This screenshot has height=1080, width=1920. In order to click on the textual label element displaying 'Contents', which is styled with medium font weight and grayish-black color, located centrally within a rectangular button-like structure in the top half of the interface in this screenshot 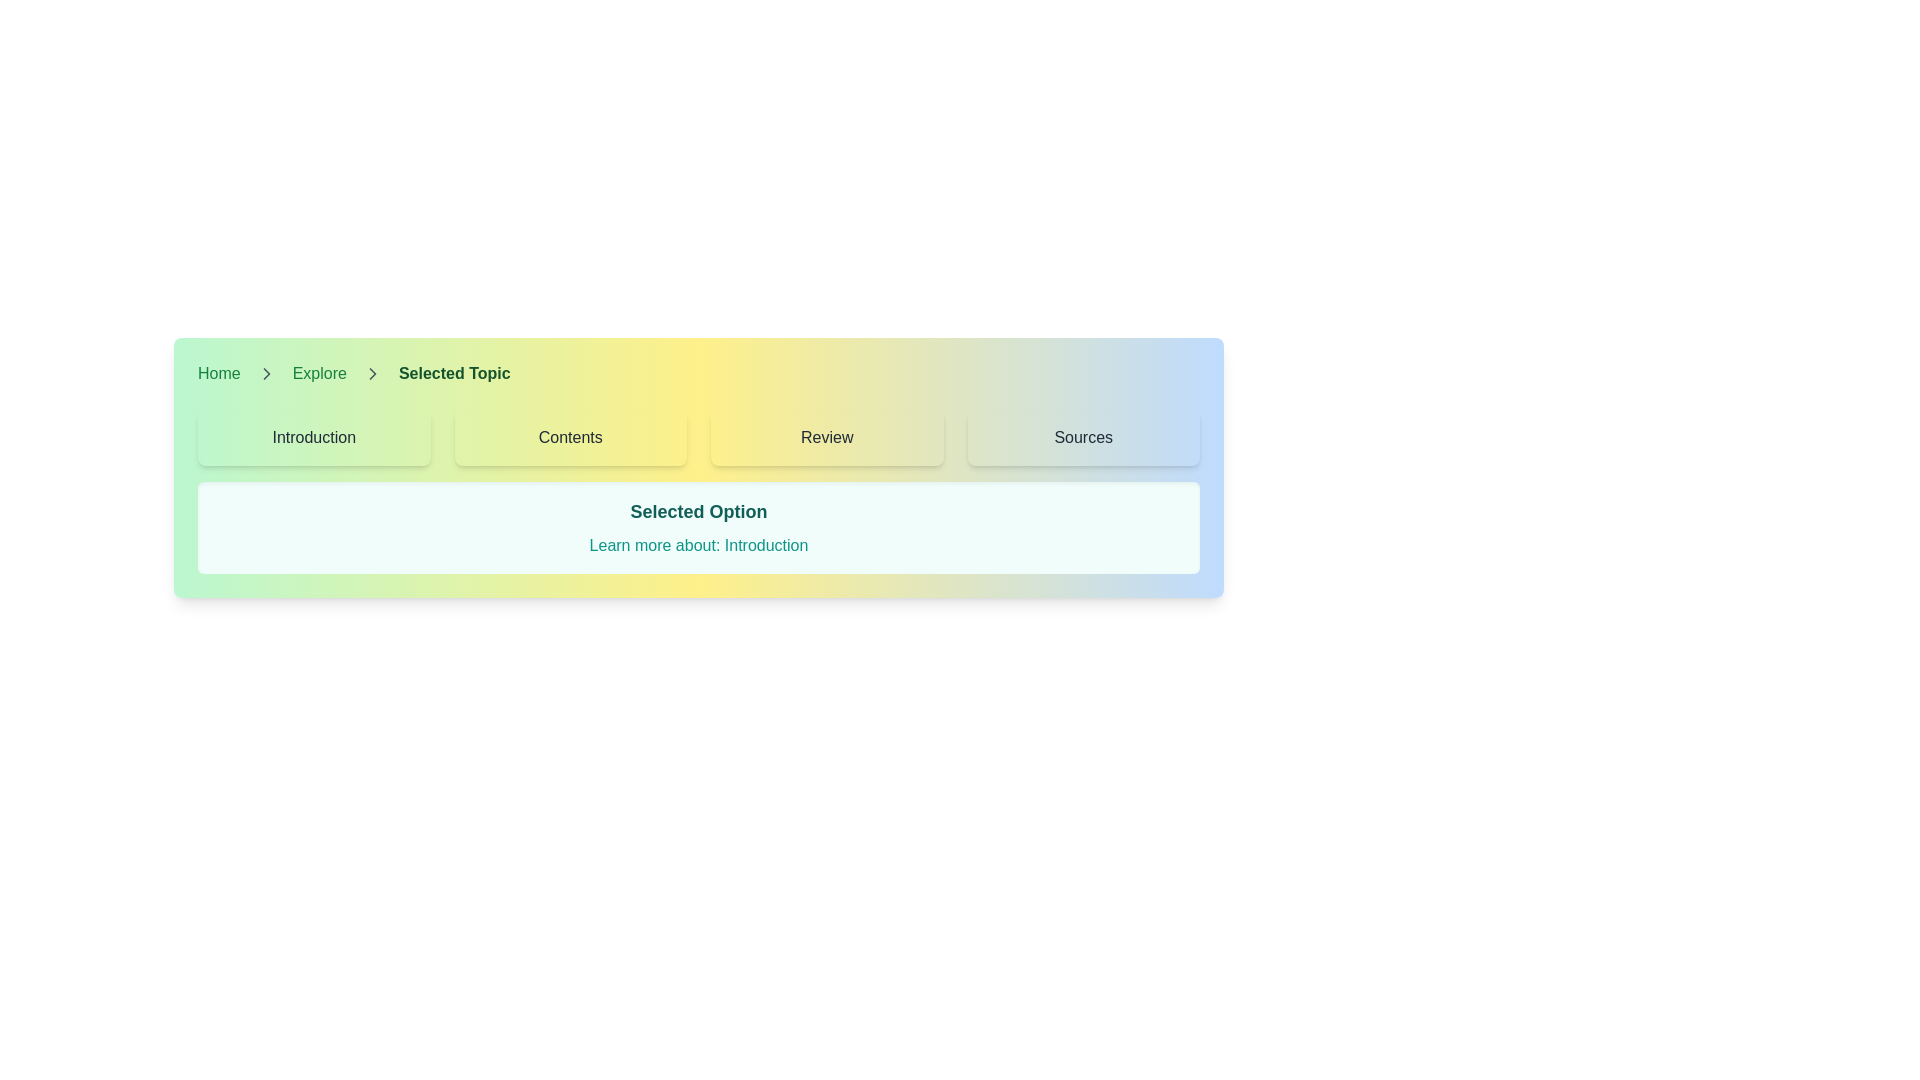, I will do `click(569, 437)`.